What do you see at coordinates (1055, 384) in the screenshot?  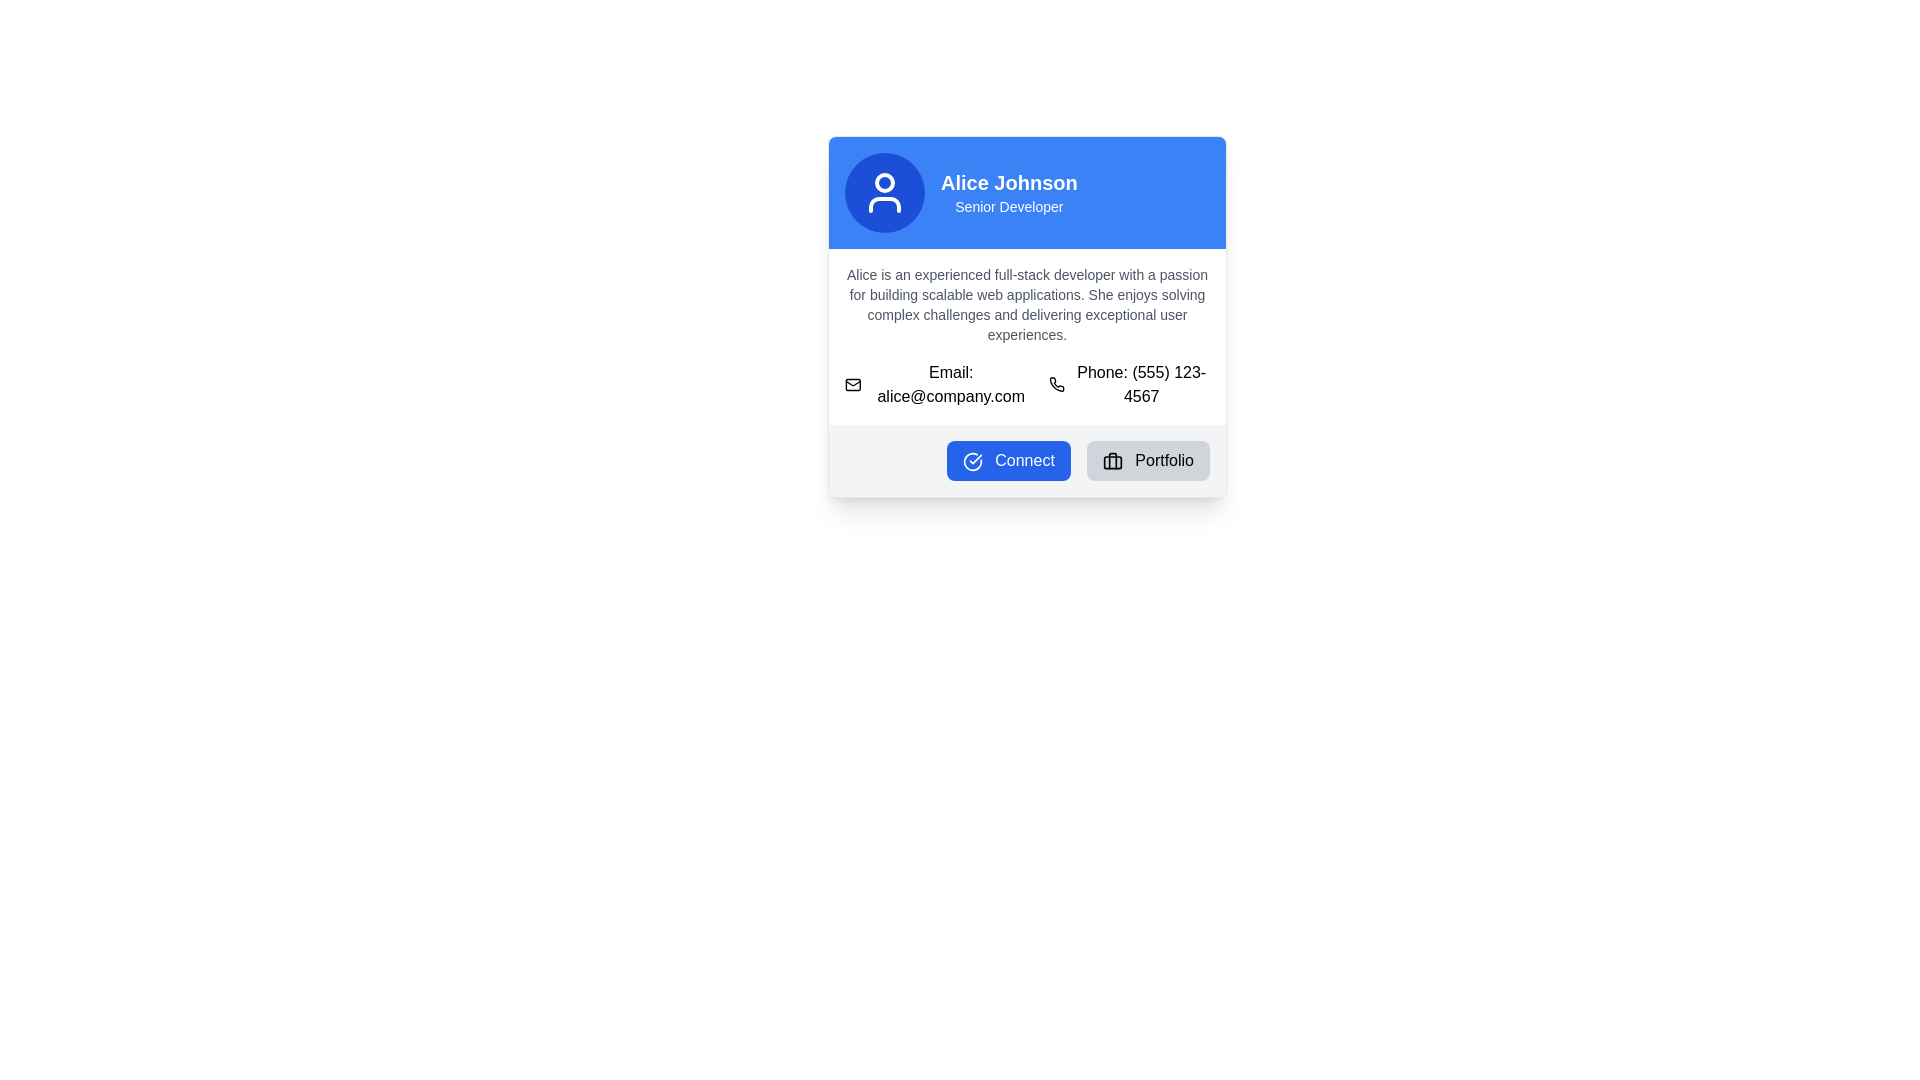 I see `the phone icon with a black outline and rounded corners located to the right of the email icon in the contact information row under the user's profile card for further interaction` at bounding box center [1055, 384].